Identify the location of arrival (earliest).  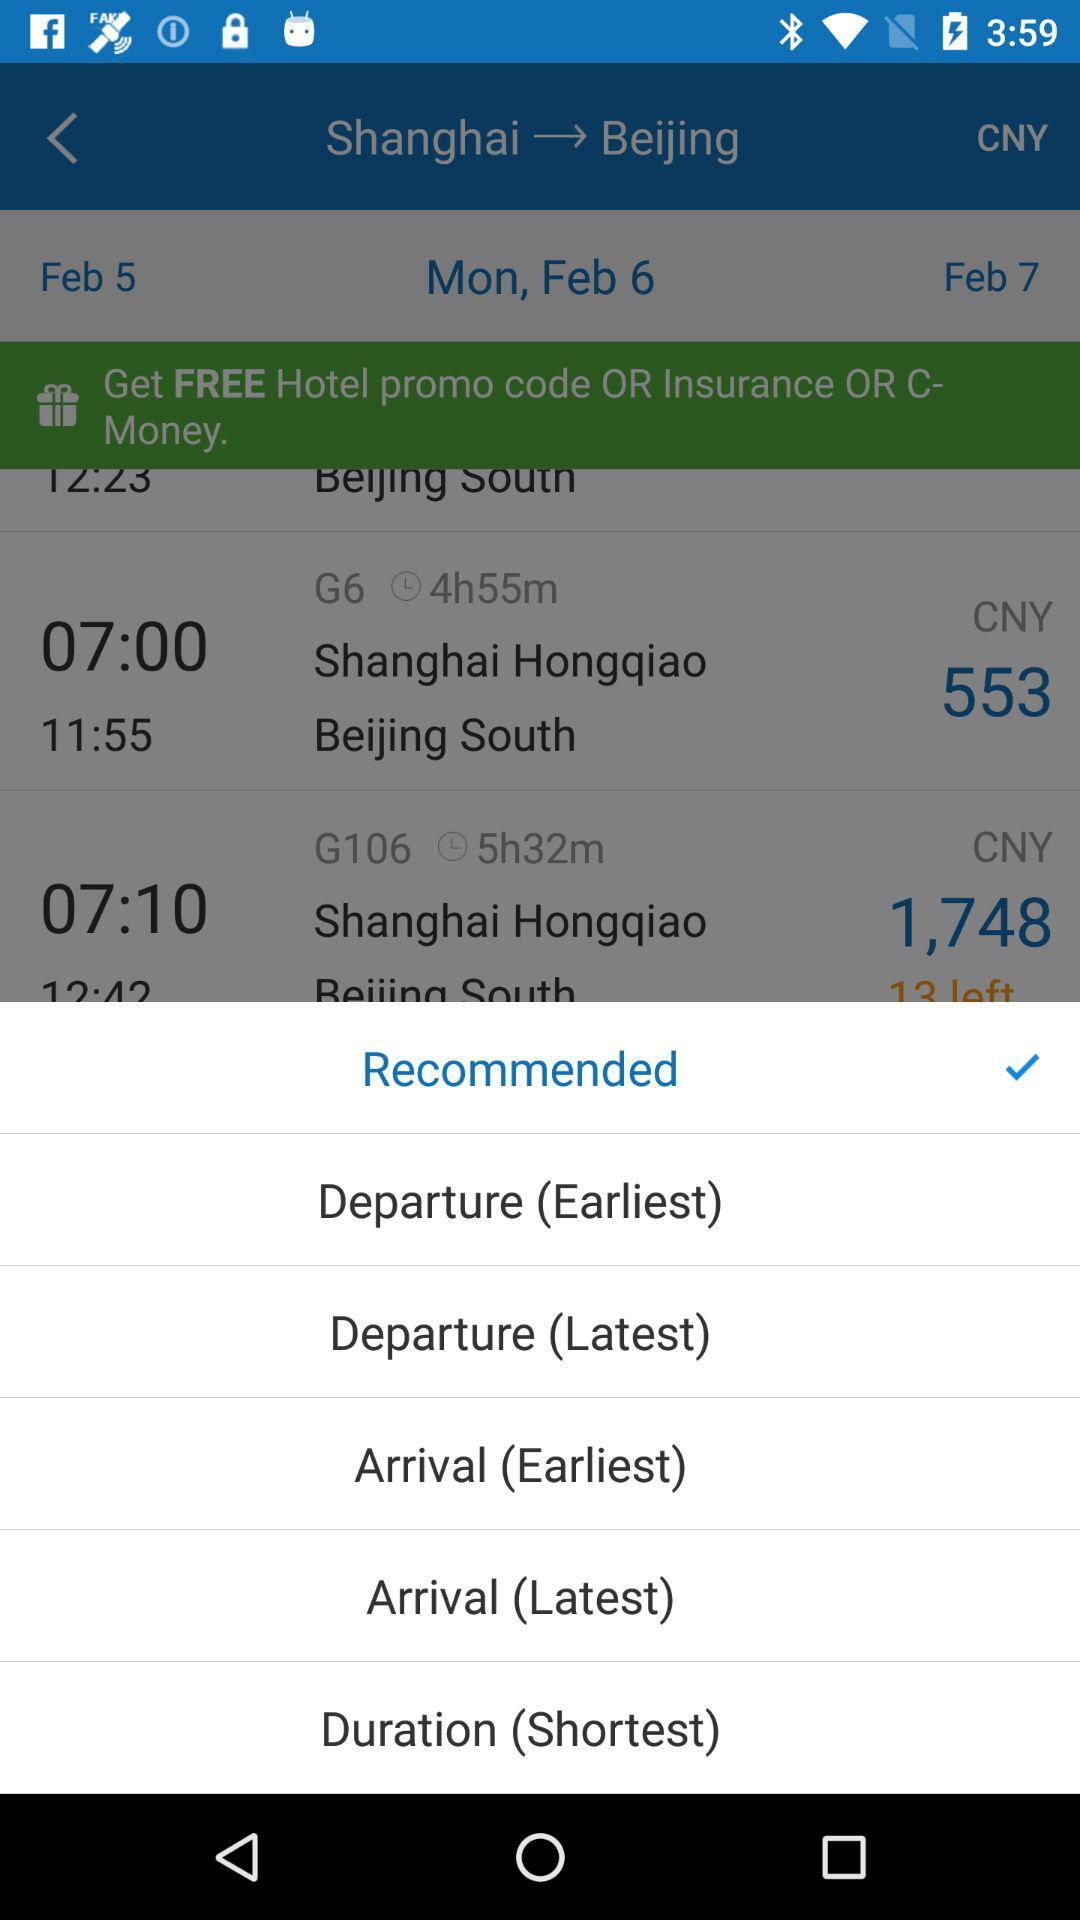
(540, 1463).